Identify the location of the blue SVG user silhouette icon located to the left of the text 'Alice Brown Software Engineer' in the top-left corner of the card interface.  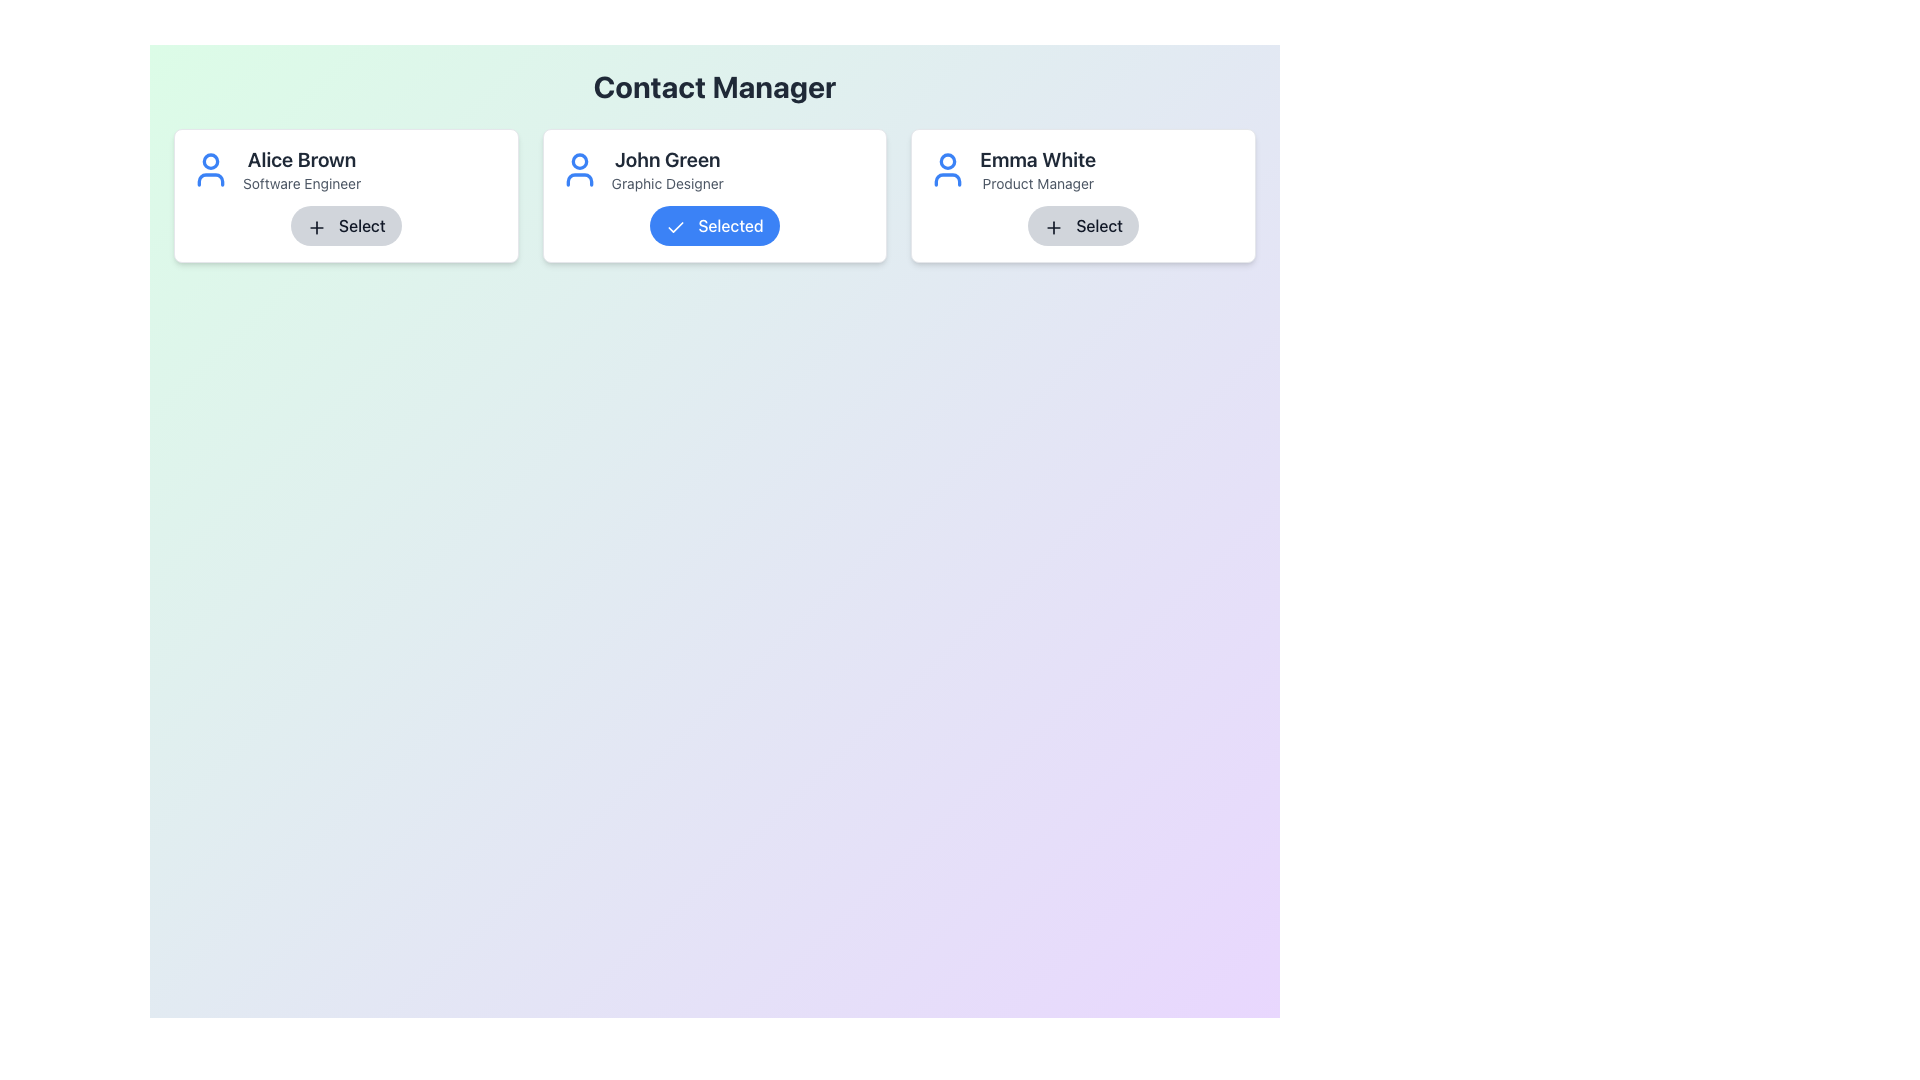
(211, 168).